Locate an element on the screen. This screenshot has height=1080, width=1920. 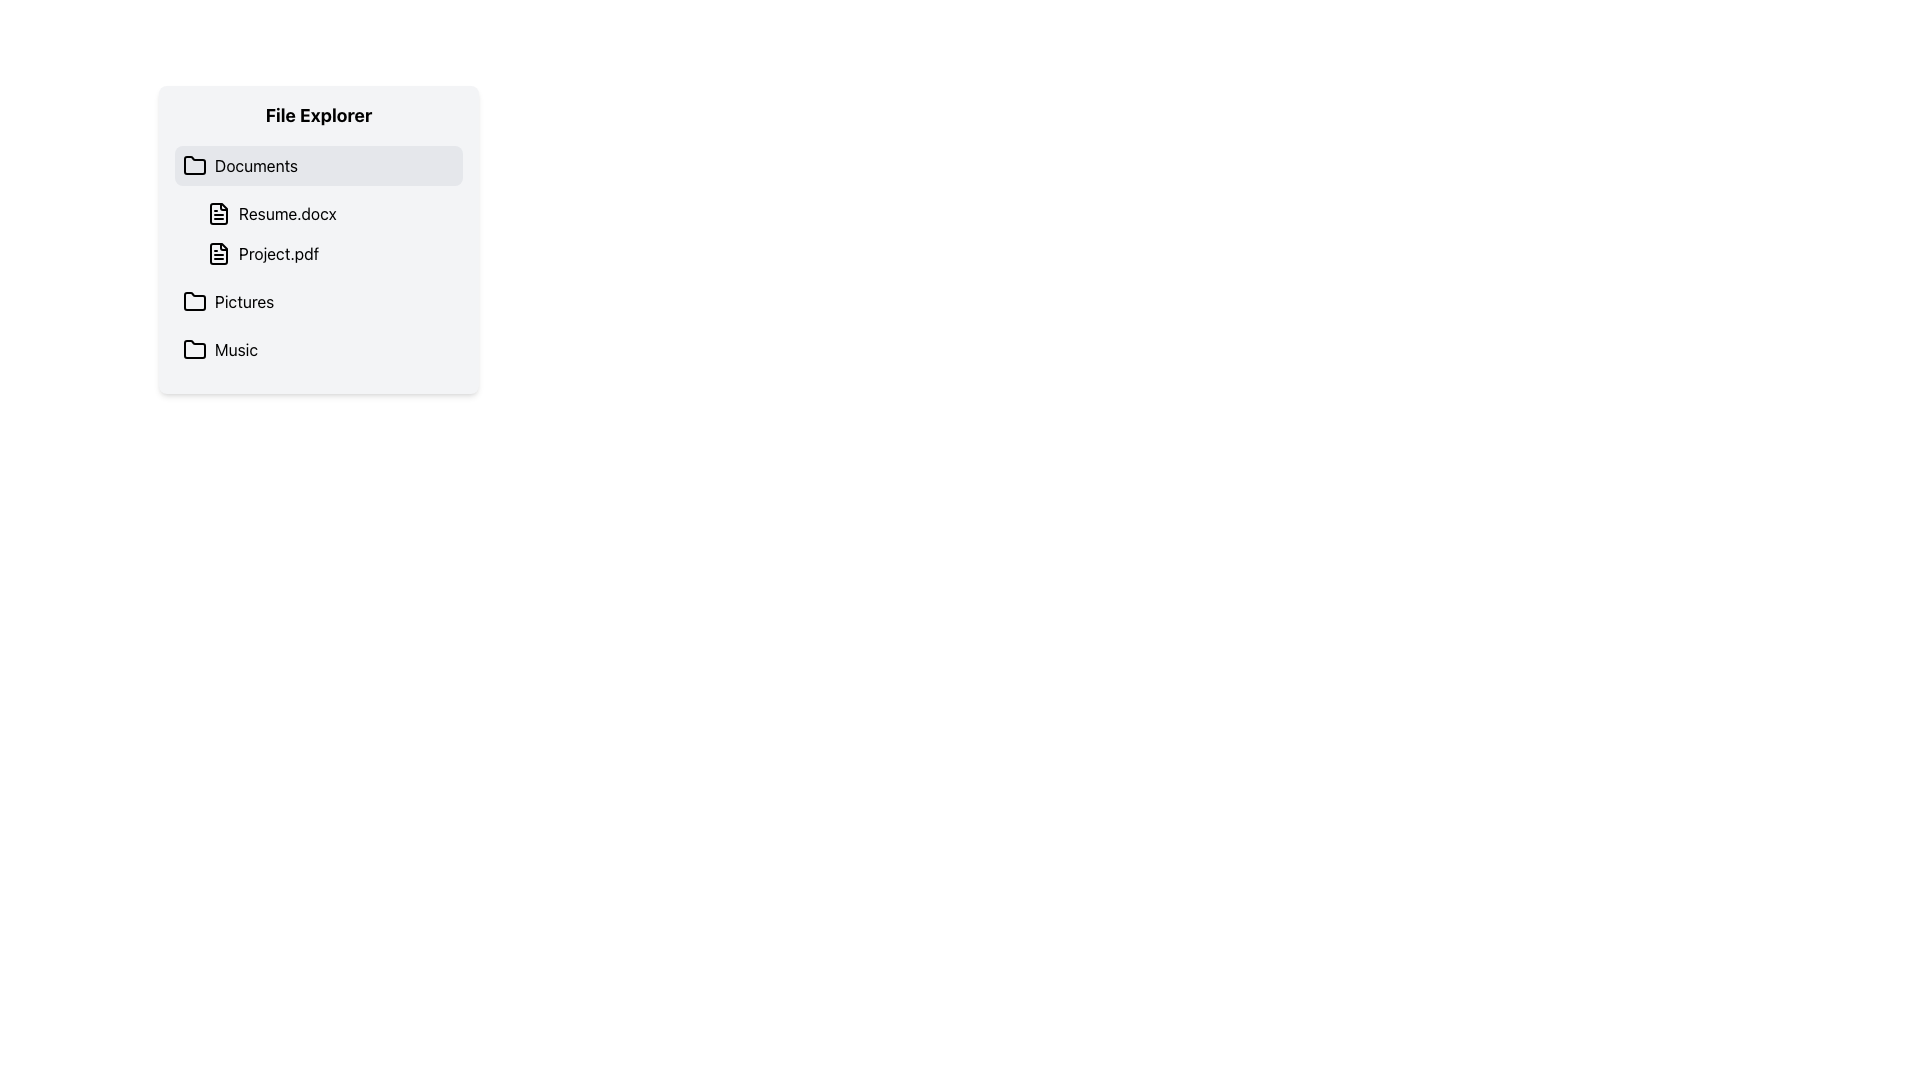
to select the file entry labeled 'Project.pdf' in the file explorer interface is located at coordinates (331, 253).